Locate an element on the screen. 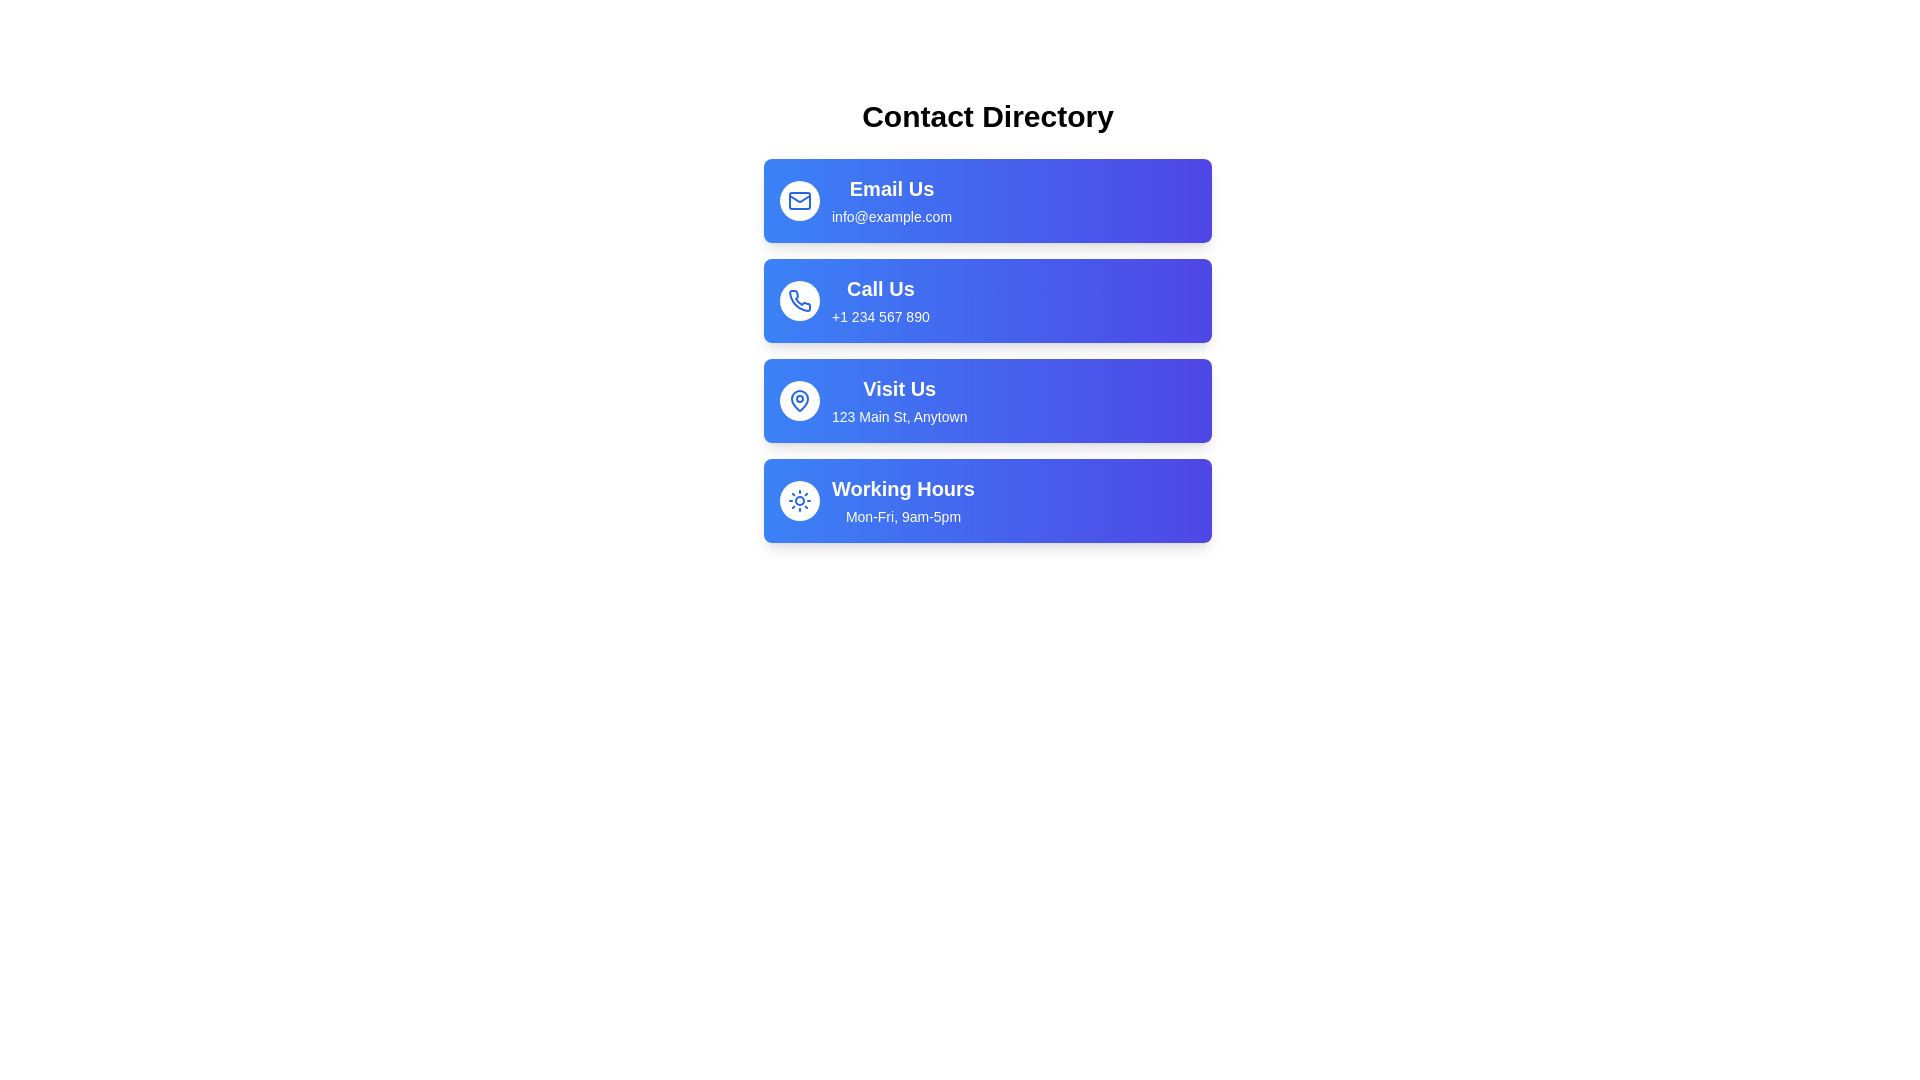 This screenshot has height=1080, width=1920. the informational Text label displaying working hours, located below the 'Working Hours' title in the Contact Directory interface is located at coordinates (902, 515).